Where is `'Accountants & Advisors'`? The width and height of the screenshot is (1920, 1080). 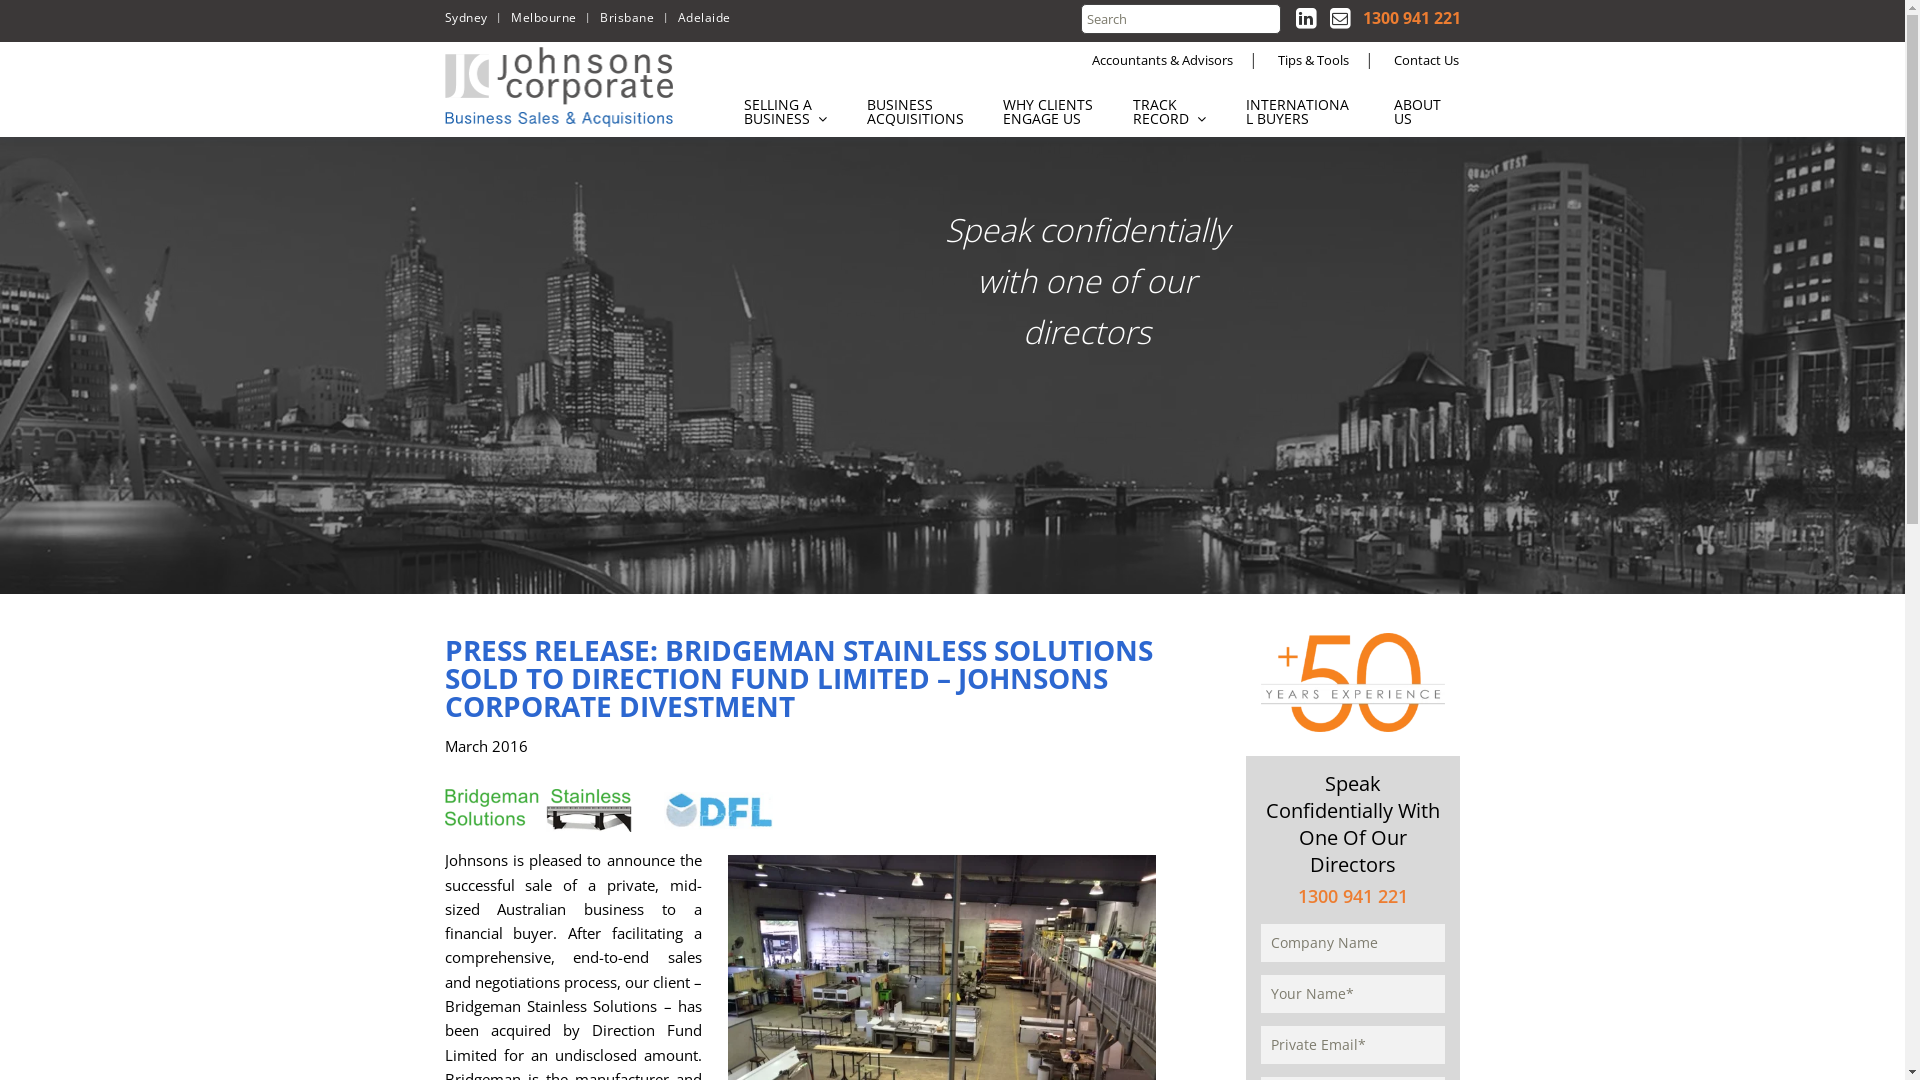
'Accountants & Advisors' is located at coordinates (1162, 59).